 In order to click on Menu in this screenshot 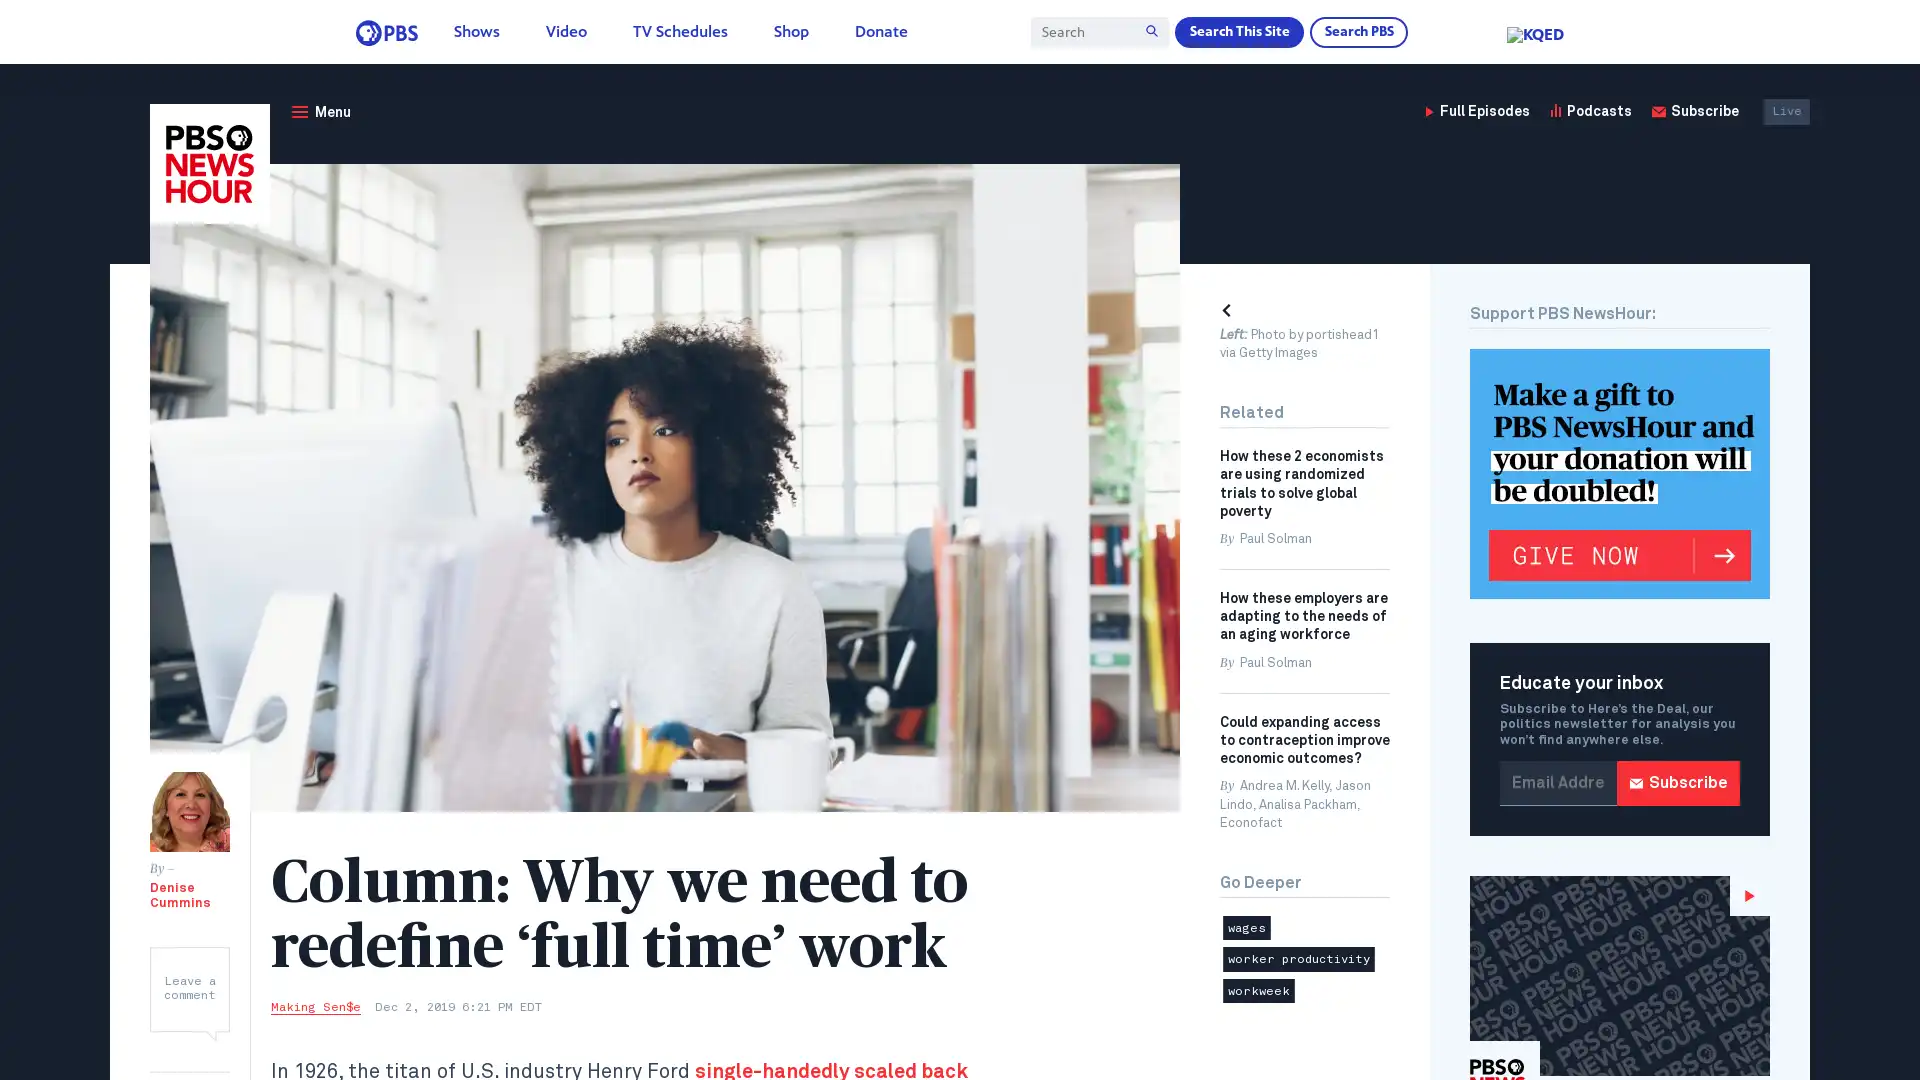, I will do `click(320, 111)`.